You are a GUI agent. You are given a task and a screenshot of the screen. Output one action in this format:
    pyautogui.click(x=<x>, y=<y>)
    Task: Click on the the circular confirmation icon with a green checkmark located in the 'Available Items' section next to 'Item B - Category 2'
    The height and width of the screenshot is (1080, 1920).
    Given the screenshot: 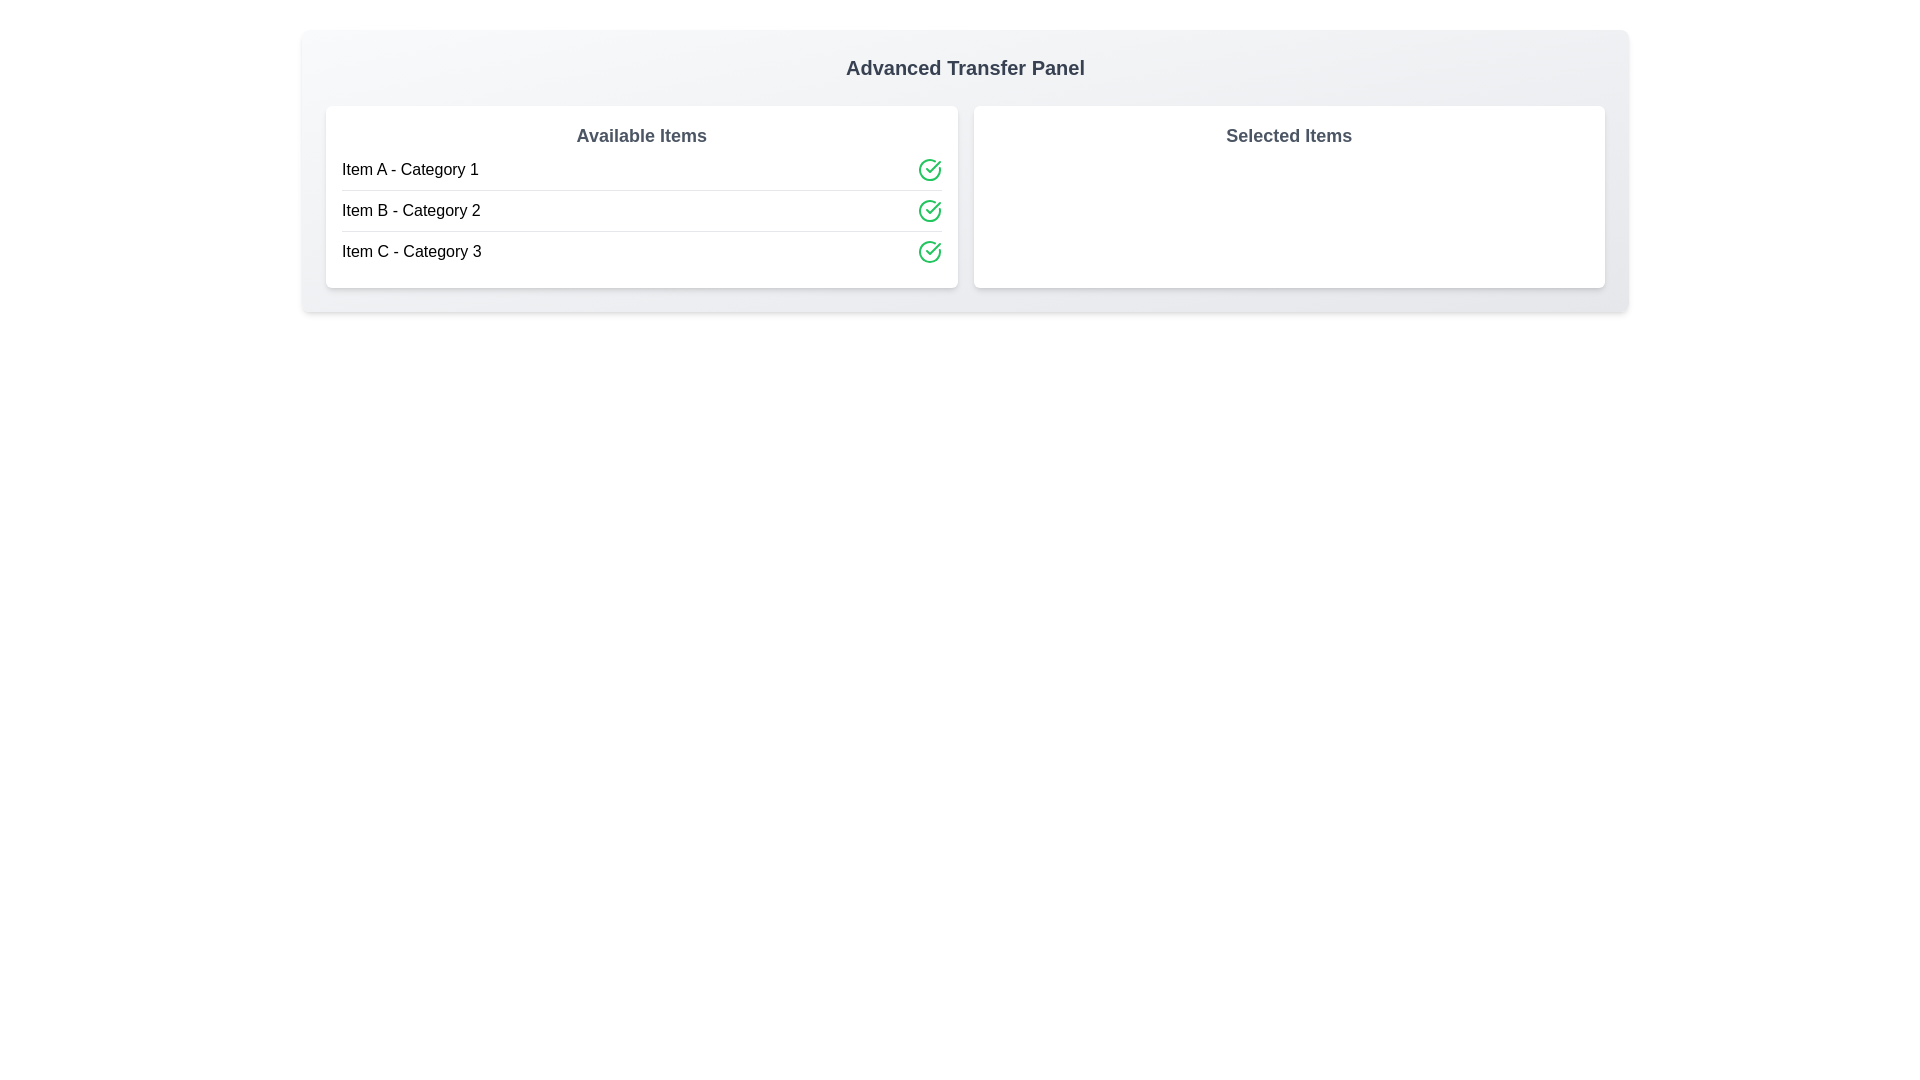 What is the action you would take?
    pyautogui.click(x=928, y=168)
    